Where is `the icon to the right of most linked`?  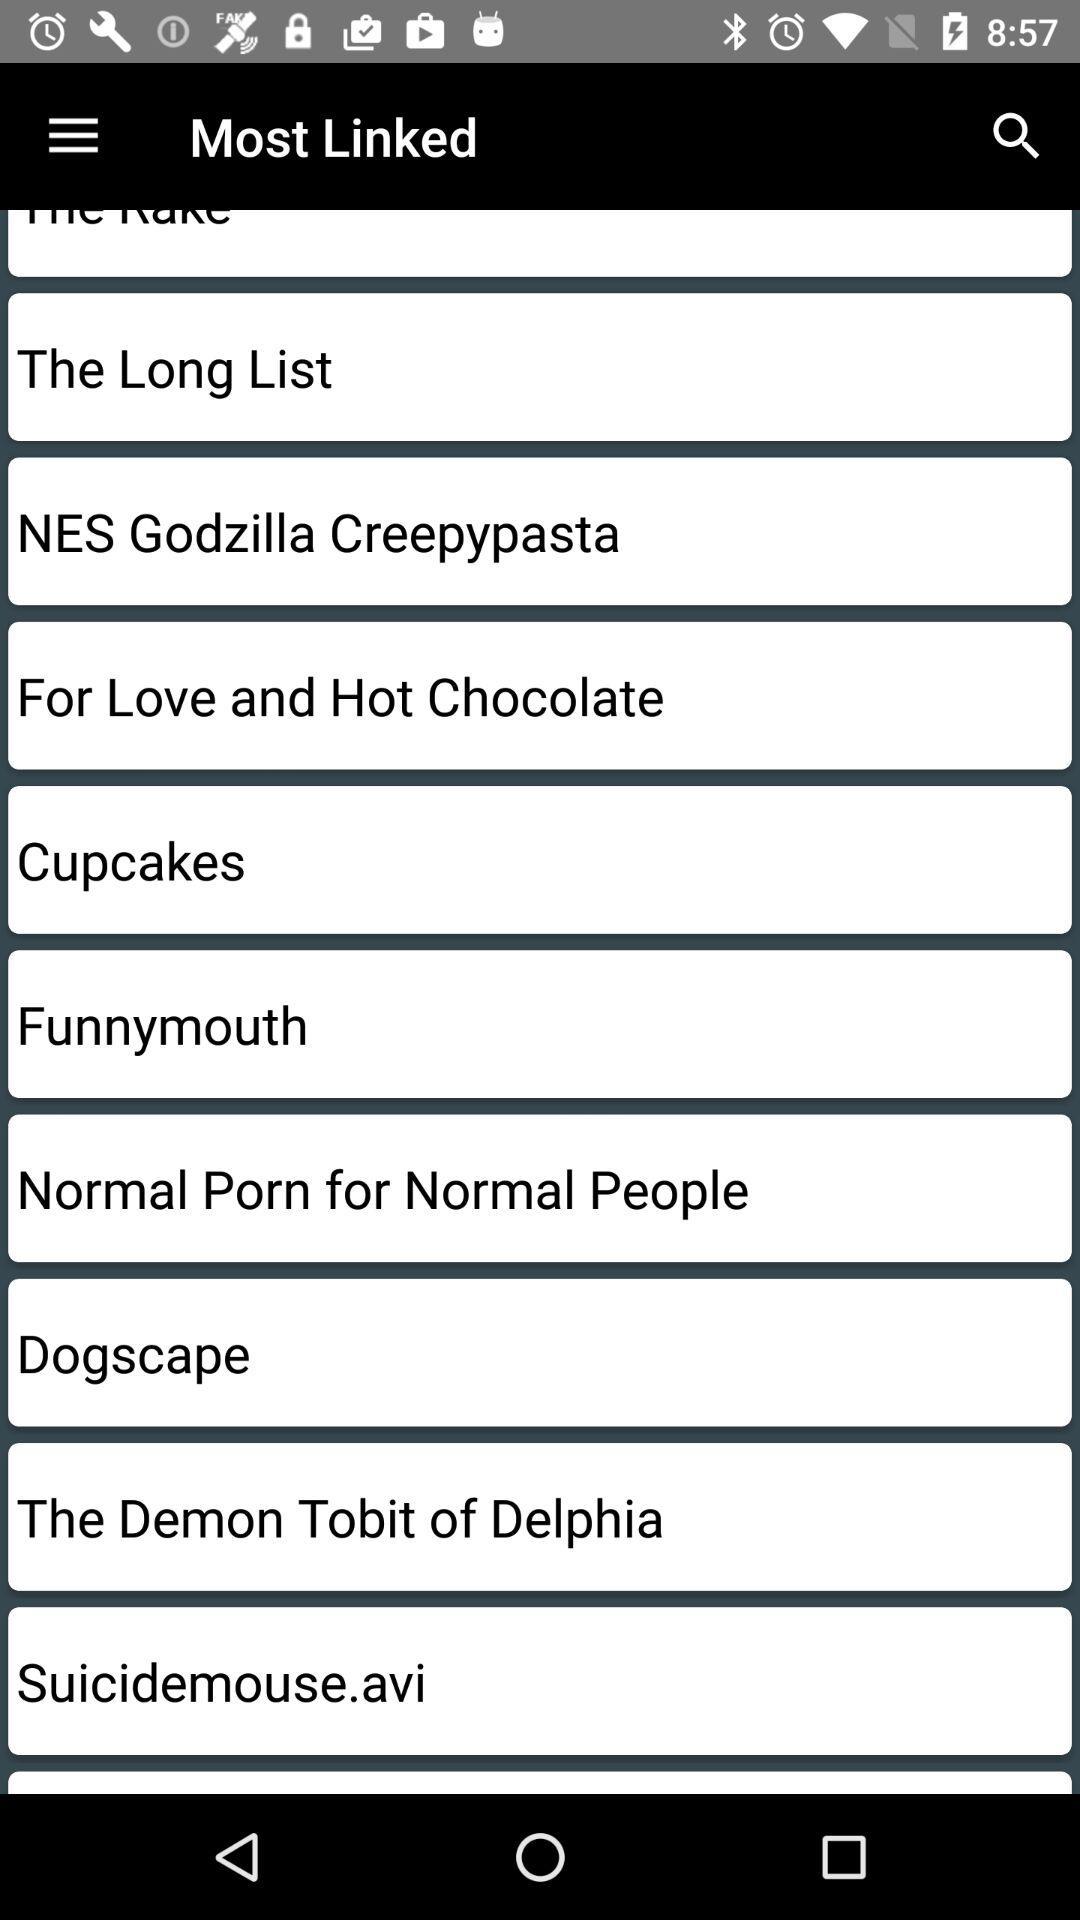
the icon to the right of most linked is located at coordinates (1017, 135).